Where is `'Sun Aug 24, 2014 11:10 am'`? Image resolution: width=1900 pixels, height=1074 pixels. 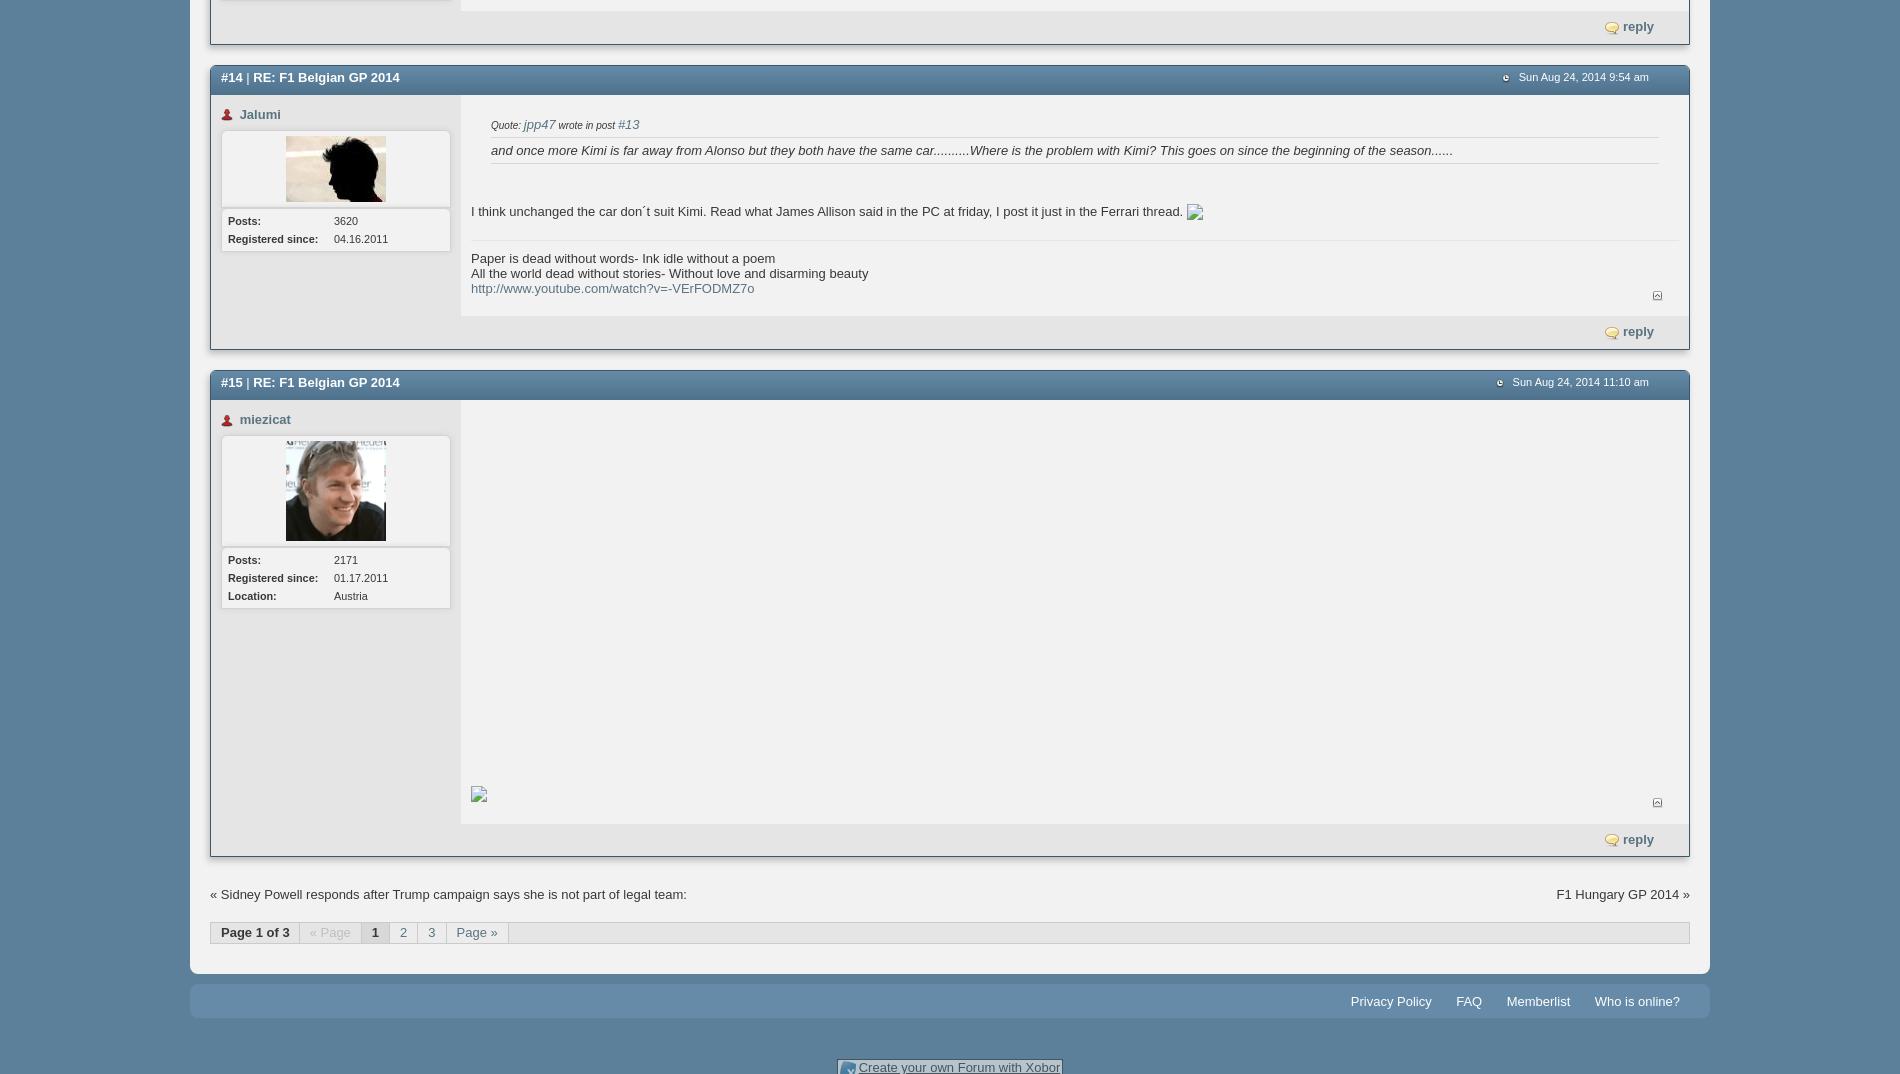
'Sun Aug 24, 2014 11:10 am' is located at coordinates (1580, 380).